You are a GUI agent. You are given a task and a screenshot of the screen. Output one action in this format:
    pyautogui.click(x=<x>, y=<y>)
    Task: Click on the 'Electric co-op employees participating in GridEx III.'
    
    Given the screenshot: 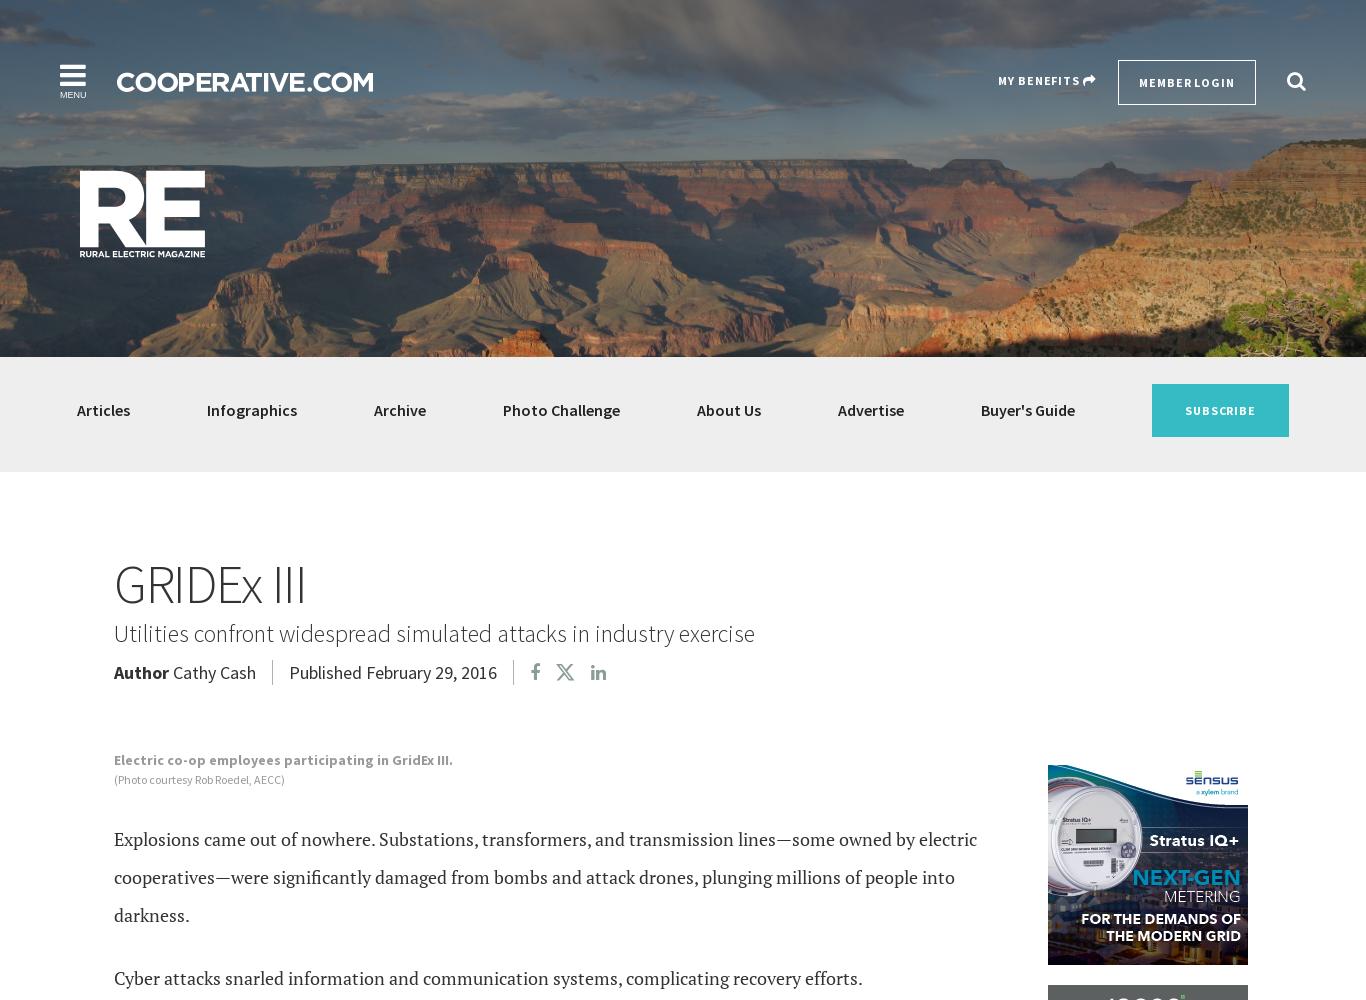 What is the action you would take?
    pyautogui.click(x=283, y=760)
    